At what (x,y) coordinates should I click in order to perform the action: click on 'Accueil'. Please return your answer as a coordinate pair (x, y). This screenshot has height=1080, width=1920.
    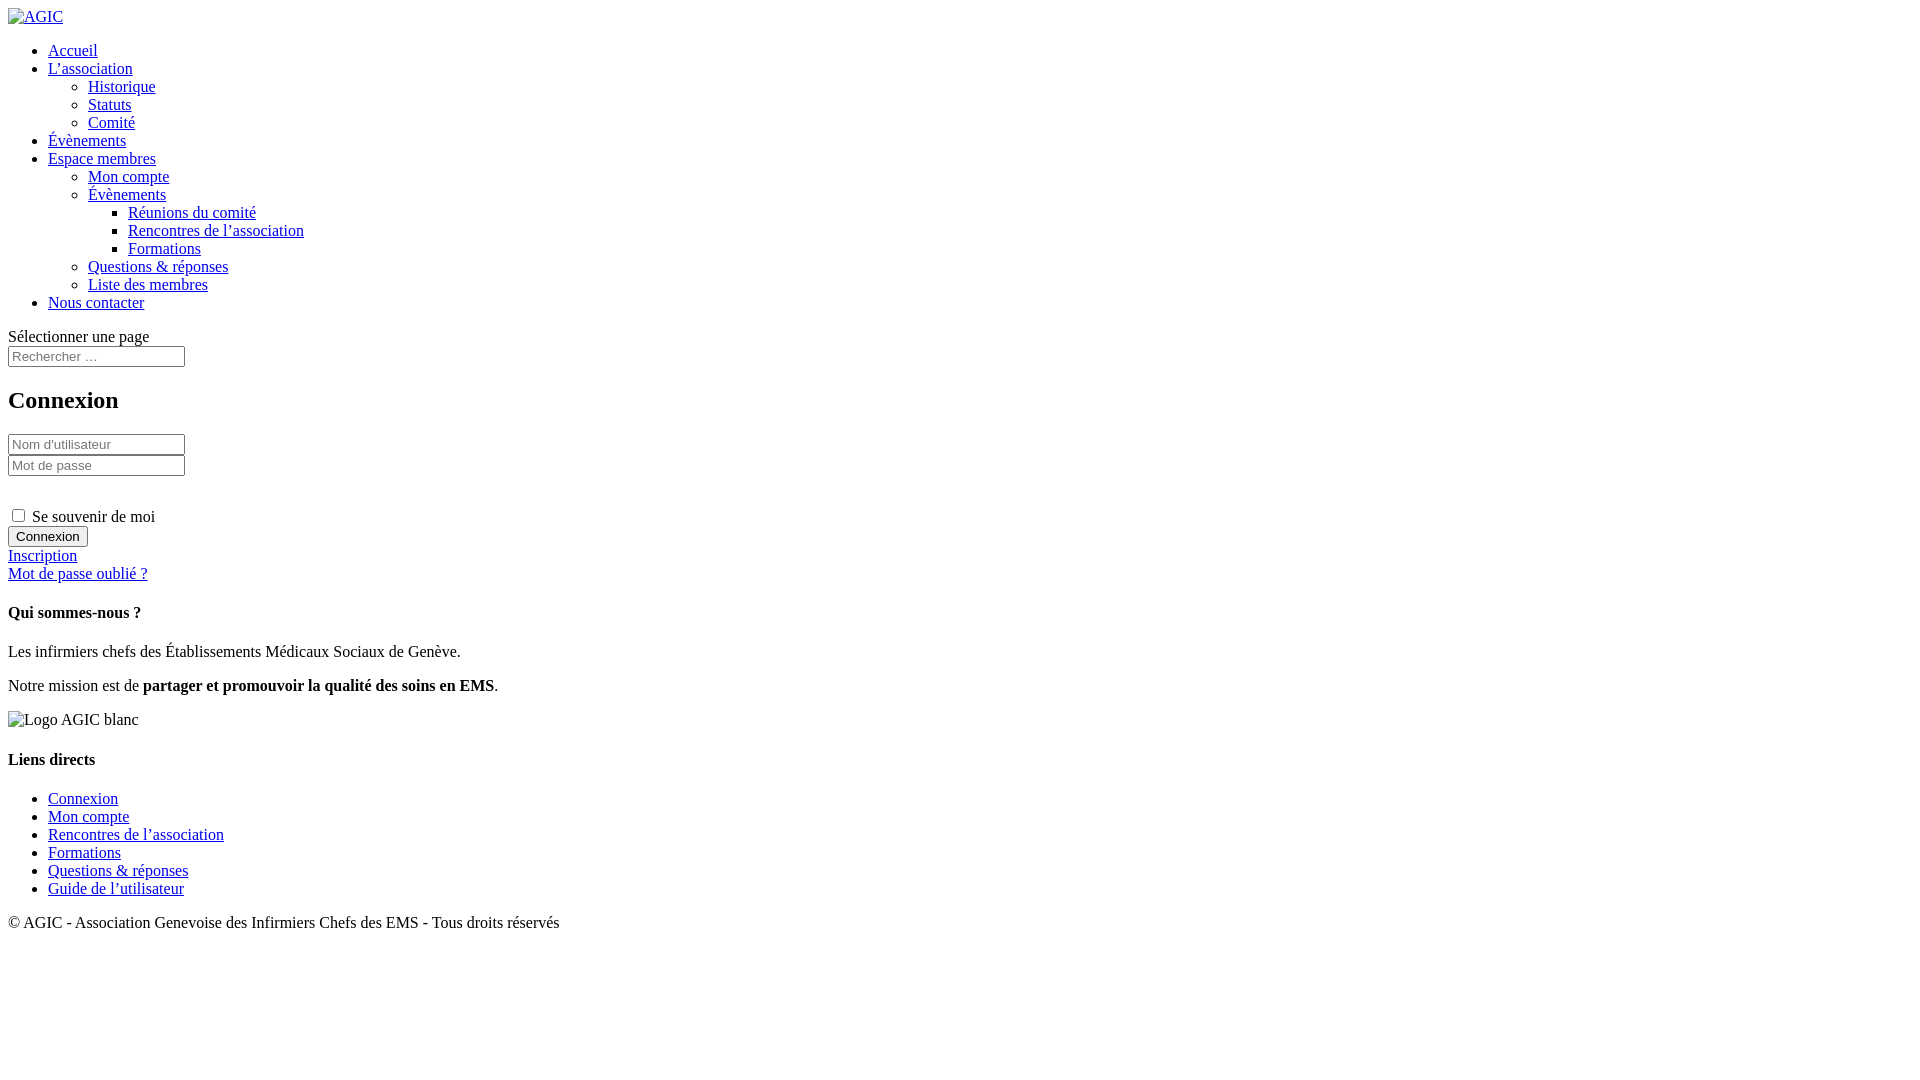
    Looking at the image, I should click on (48, 49).